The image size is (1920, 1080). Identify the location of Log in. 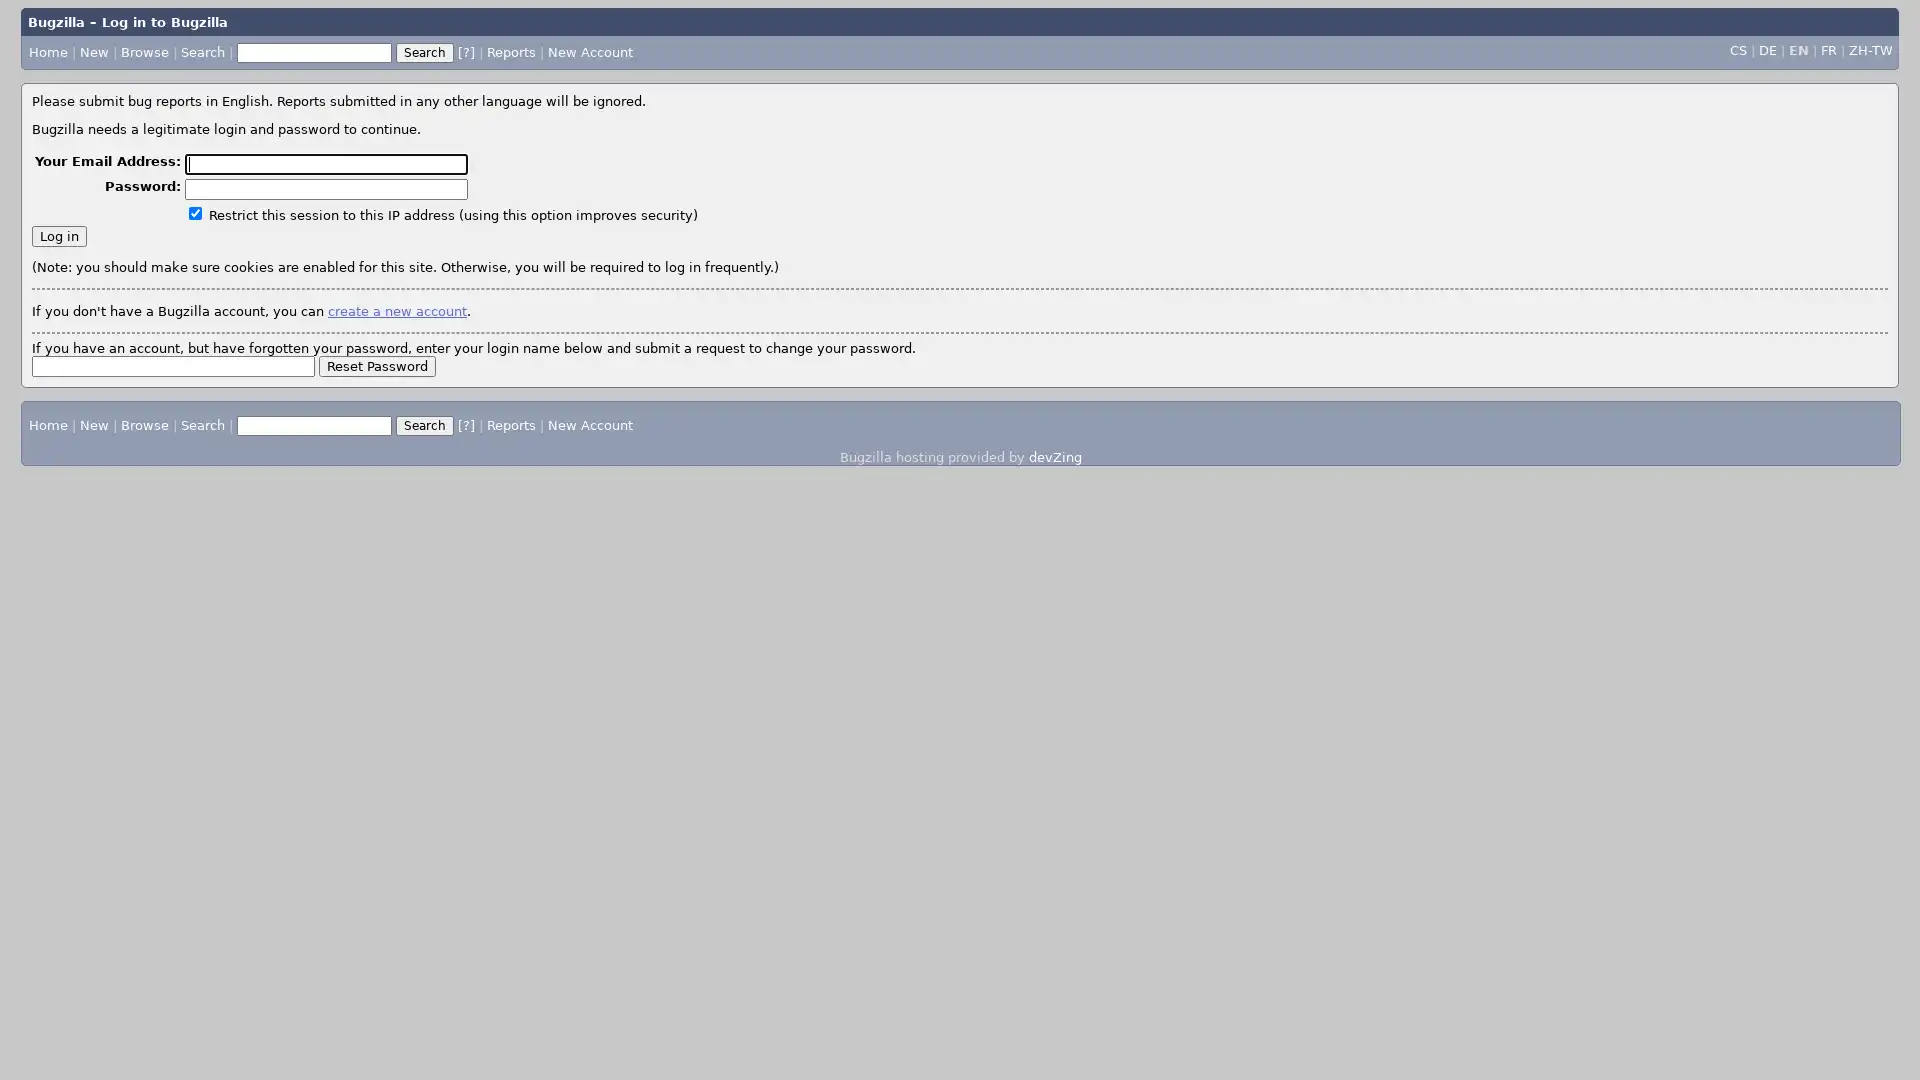
(59, 234).